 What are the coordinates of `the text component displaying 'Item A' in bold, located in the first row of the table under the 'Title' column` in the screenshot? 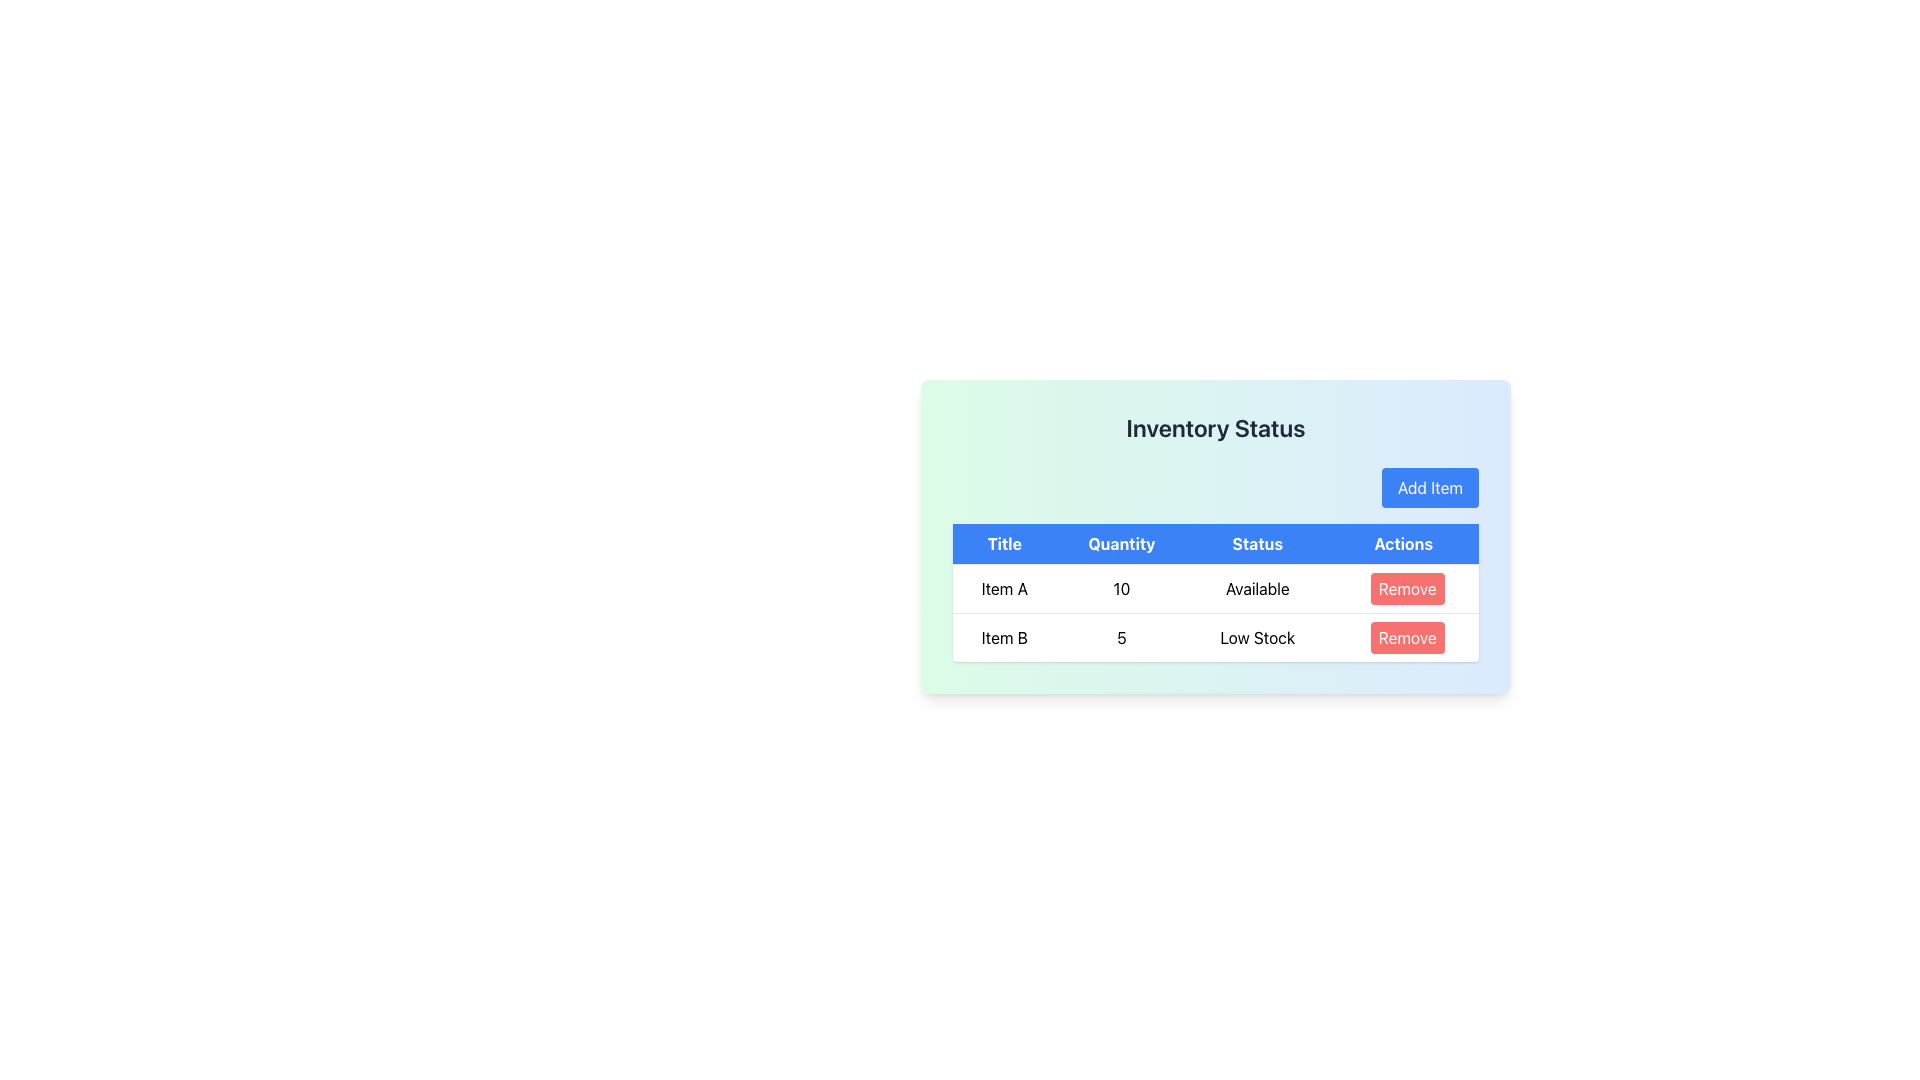 It's located at (1004, 588).